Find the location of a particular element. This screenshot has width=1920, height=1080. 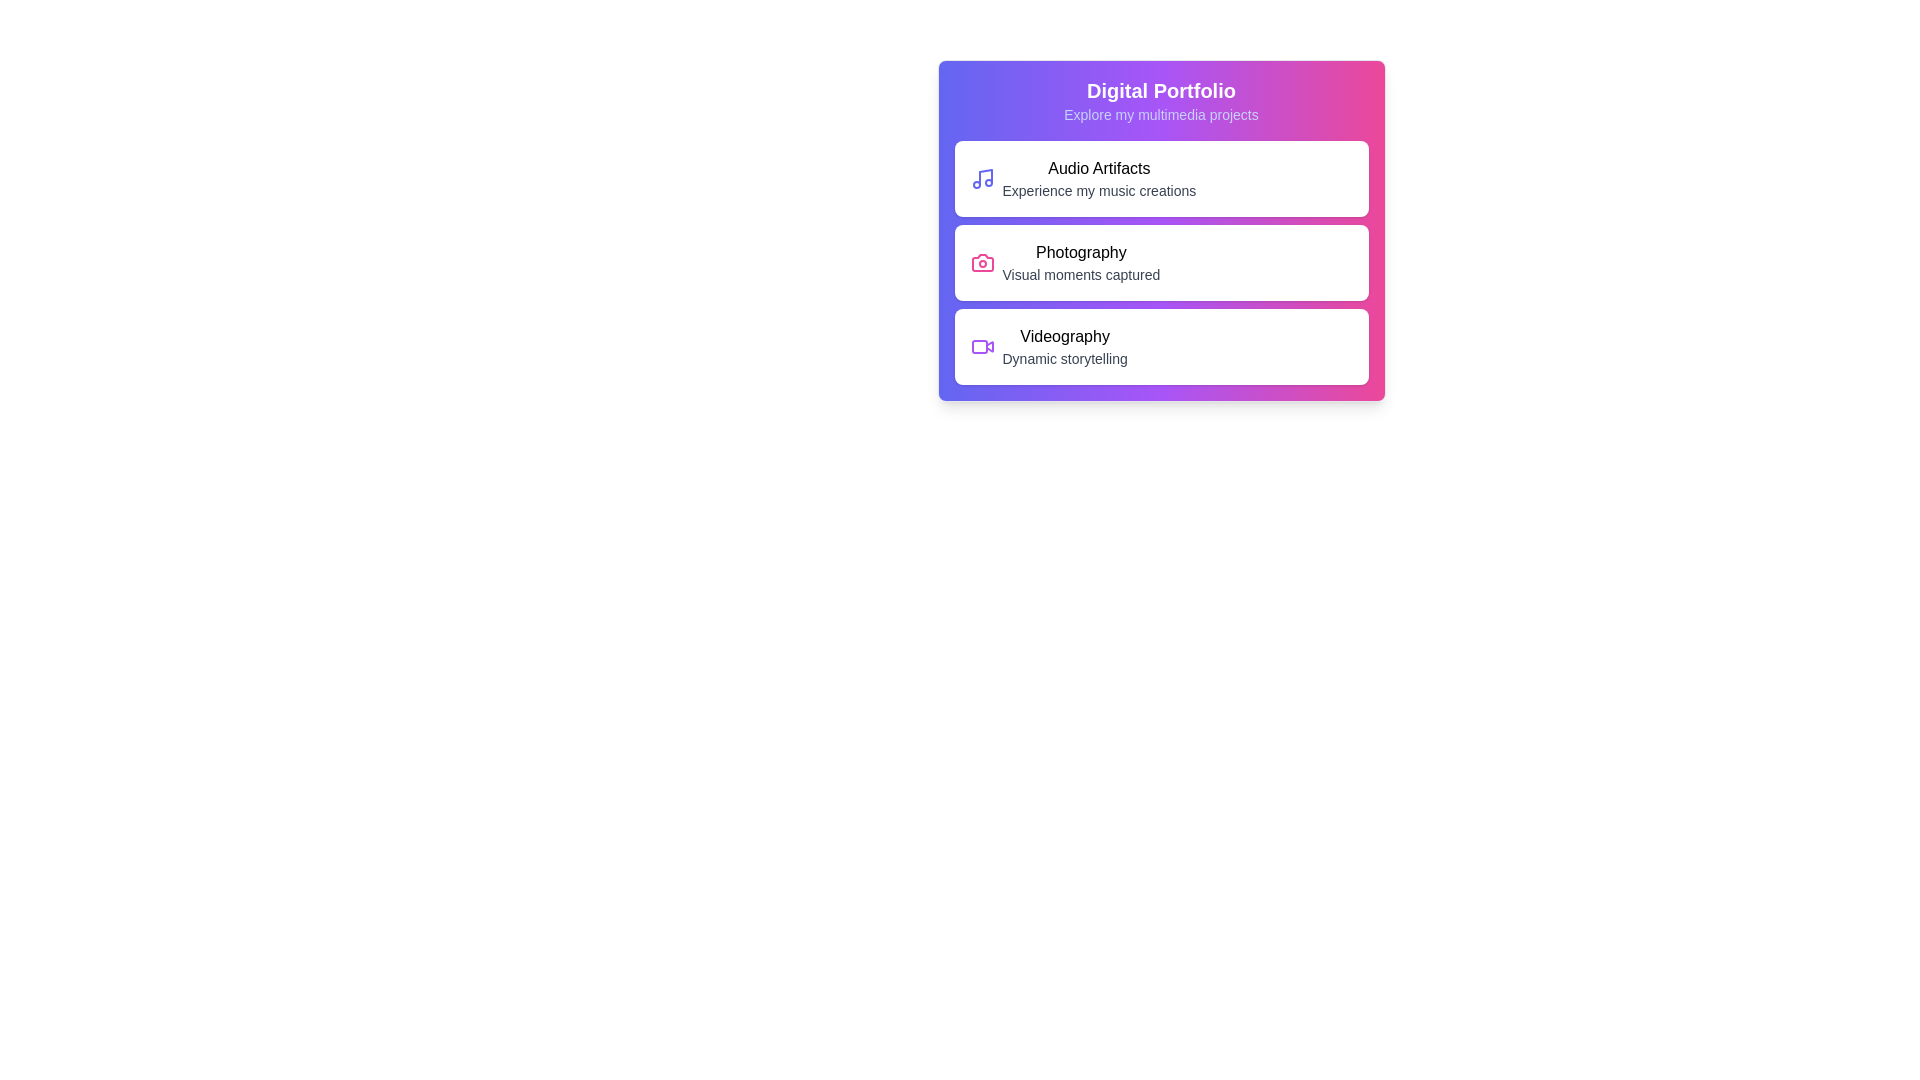

the descriptive subtitle text label located beneath the 'Photography' title in the second card from the top in the vertical stack of multimedia project cards is located at coordinates (1080, 274).